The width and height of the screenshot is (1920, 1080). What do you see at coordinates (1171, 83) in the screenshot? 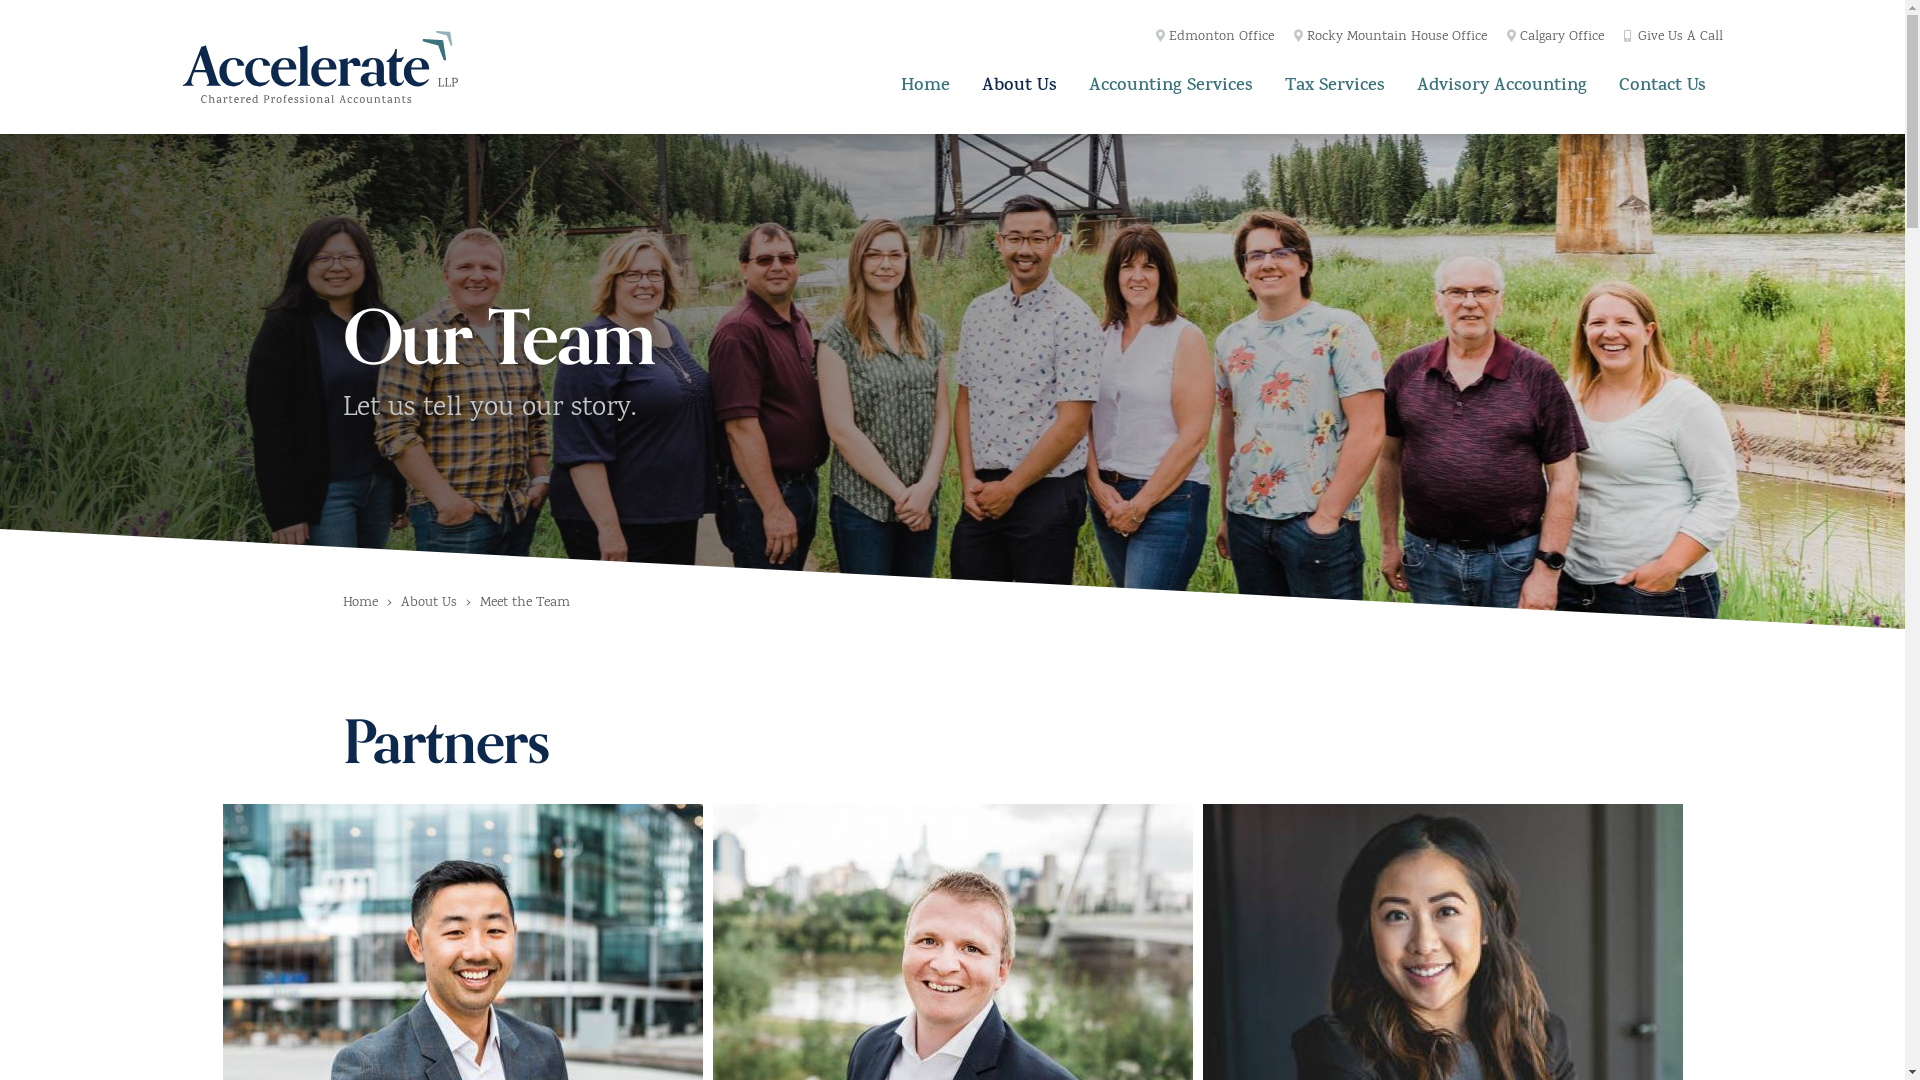
I see `'Accounting Services'` at bounding box center [1171, 83].